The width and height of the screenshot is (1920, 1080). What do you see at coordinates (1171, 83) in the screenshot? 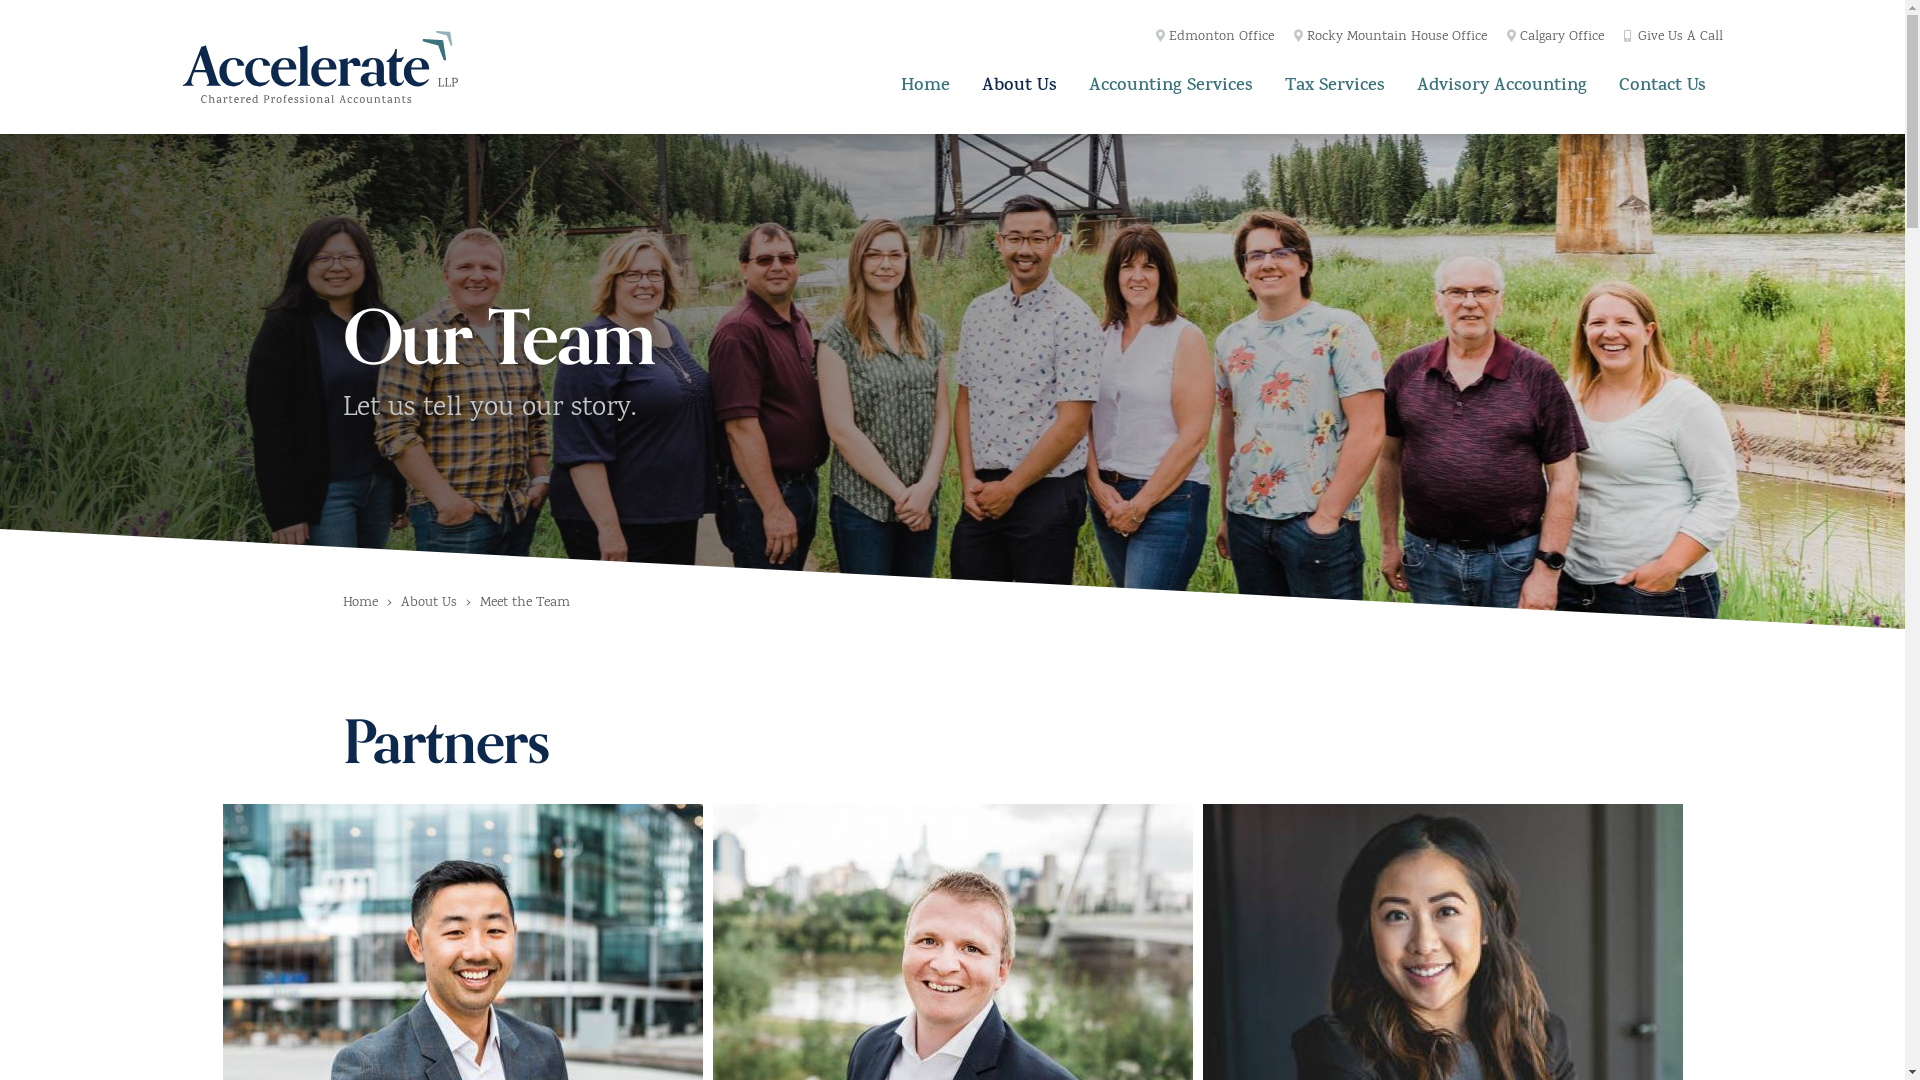
I see `'Accounting Services'` at bounding box center [1171, 83].